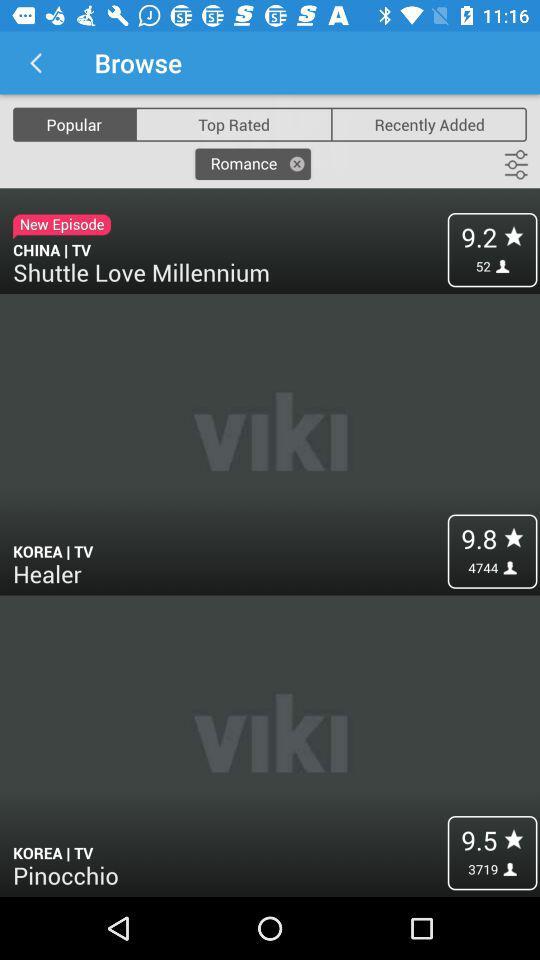 The image size is (540, 960). I want to click on the top rated icon, so click(232, 123).